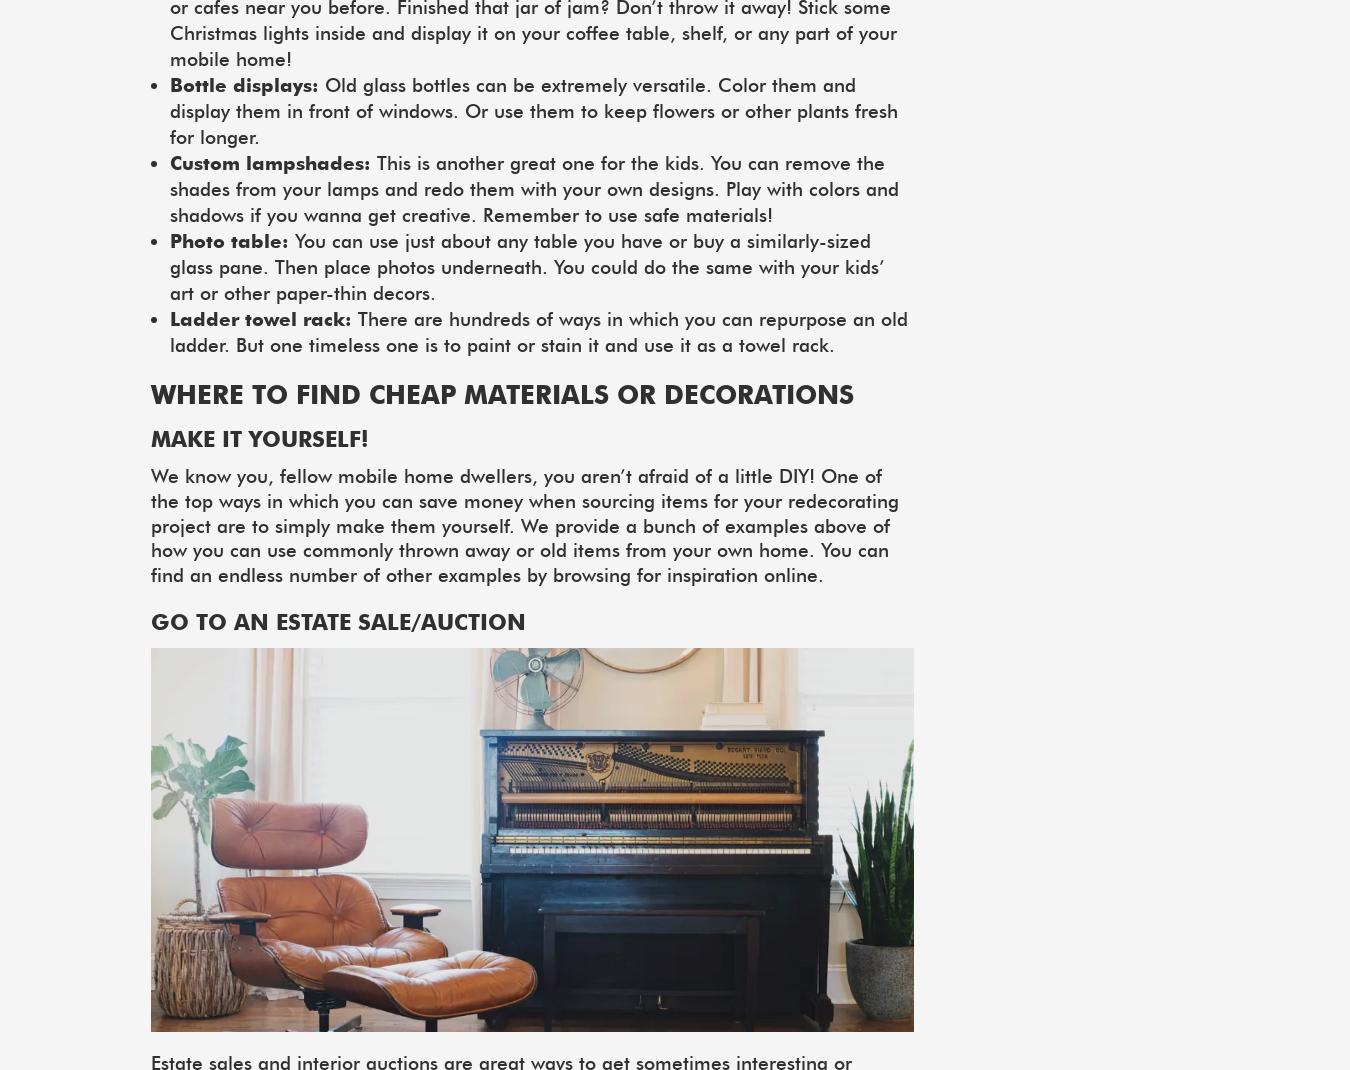 Image resolution: width=1350 pixels, height=1070 pixels. Describe the element at coordinates (269, 162) in the screenshot. I see `'Custom lampshades:'` at that location.